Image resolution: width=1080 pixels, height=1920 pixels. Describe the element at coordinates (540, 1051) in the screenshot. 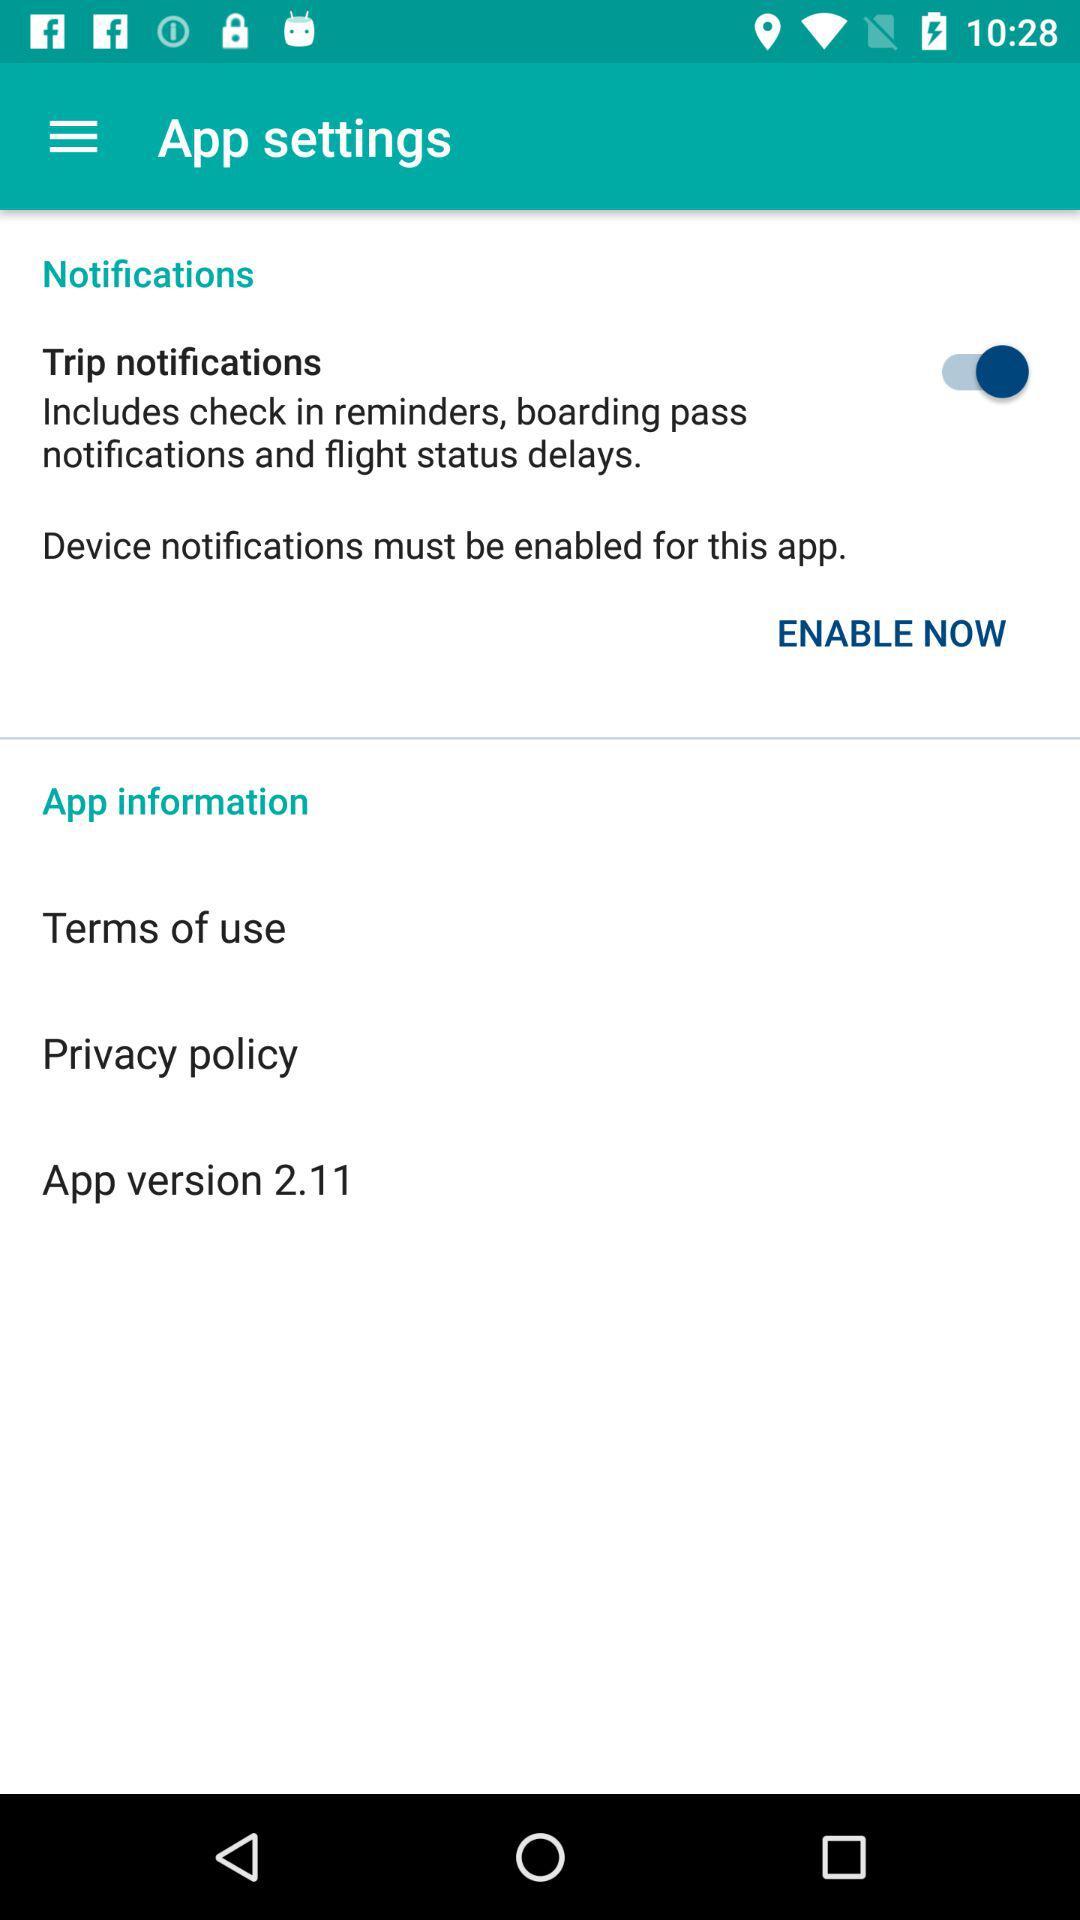

I see `the privacy policy item` at that location.